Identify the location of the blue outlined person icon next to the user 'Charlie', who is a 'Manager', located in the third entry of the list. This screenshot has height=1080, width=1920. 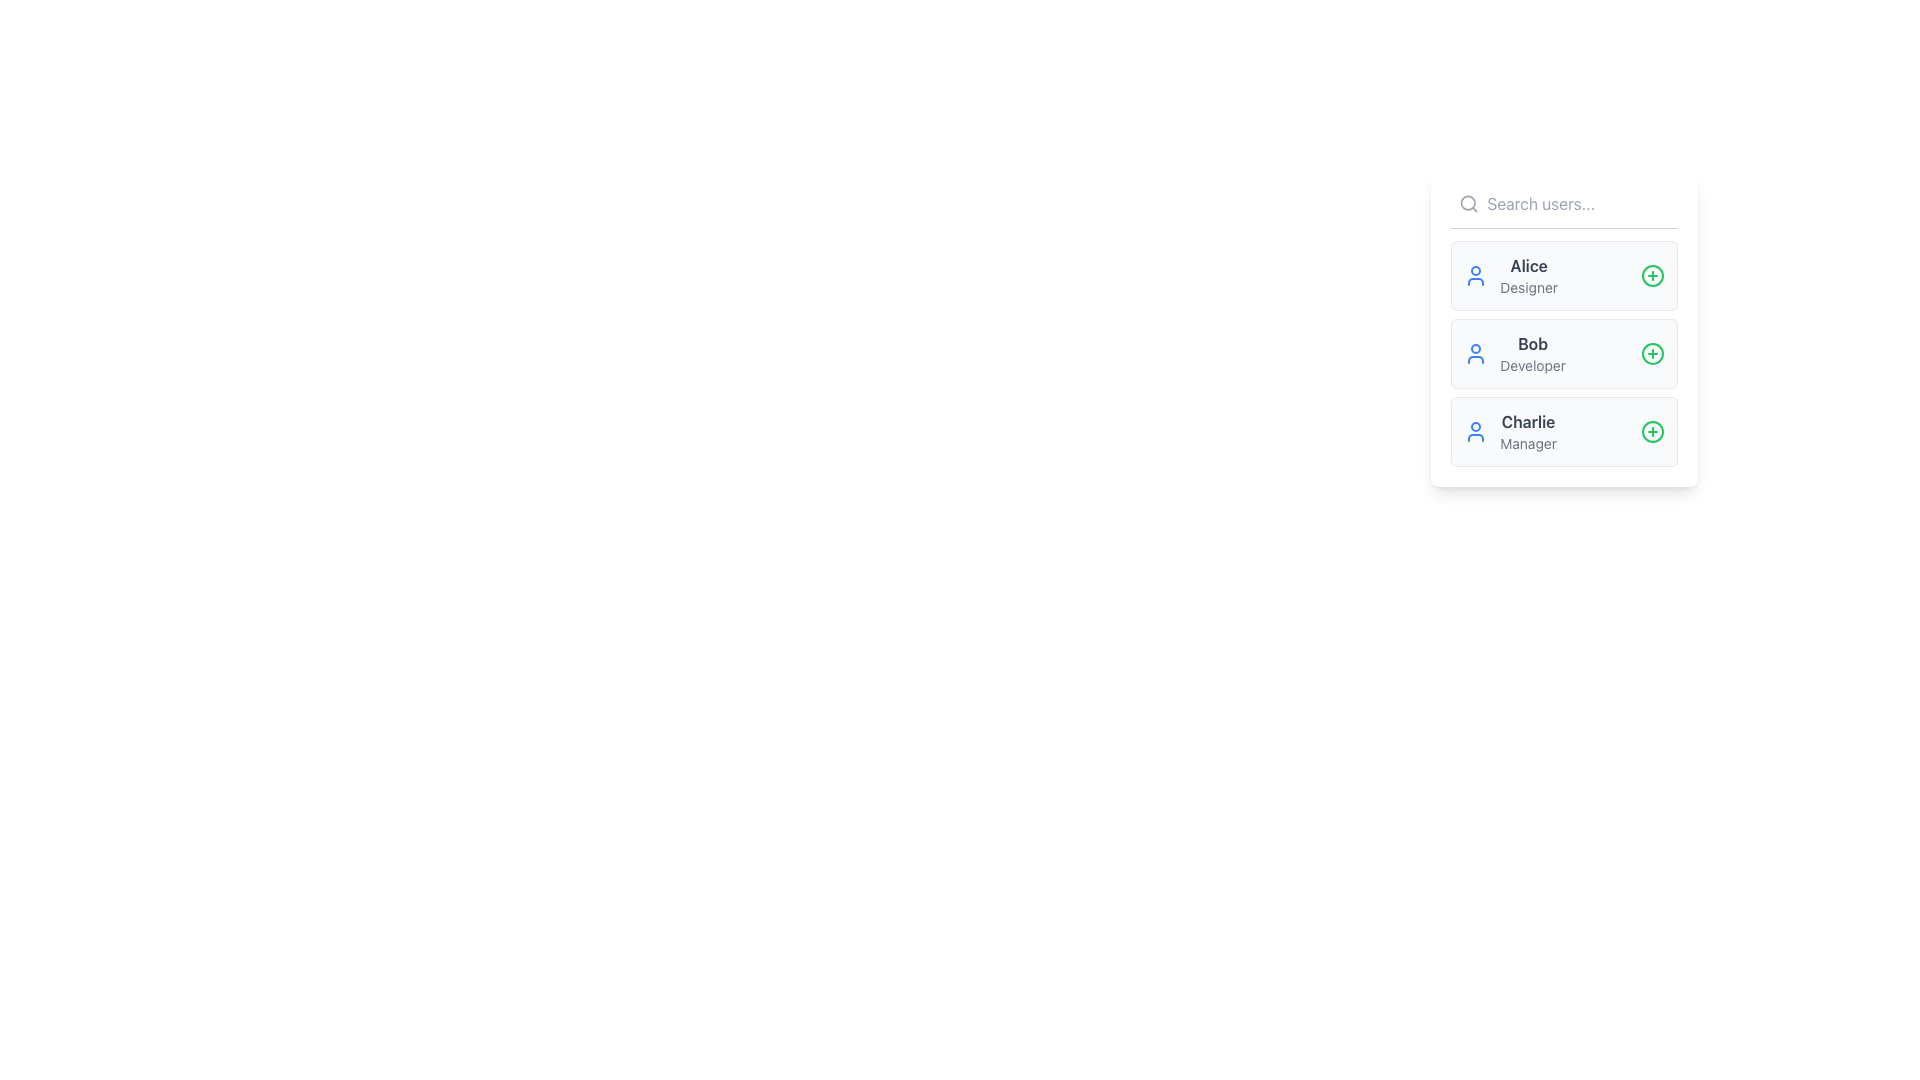
(1476, 431).